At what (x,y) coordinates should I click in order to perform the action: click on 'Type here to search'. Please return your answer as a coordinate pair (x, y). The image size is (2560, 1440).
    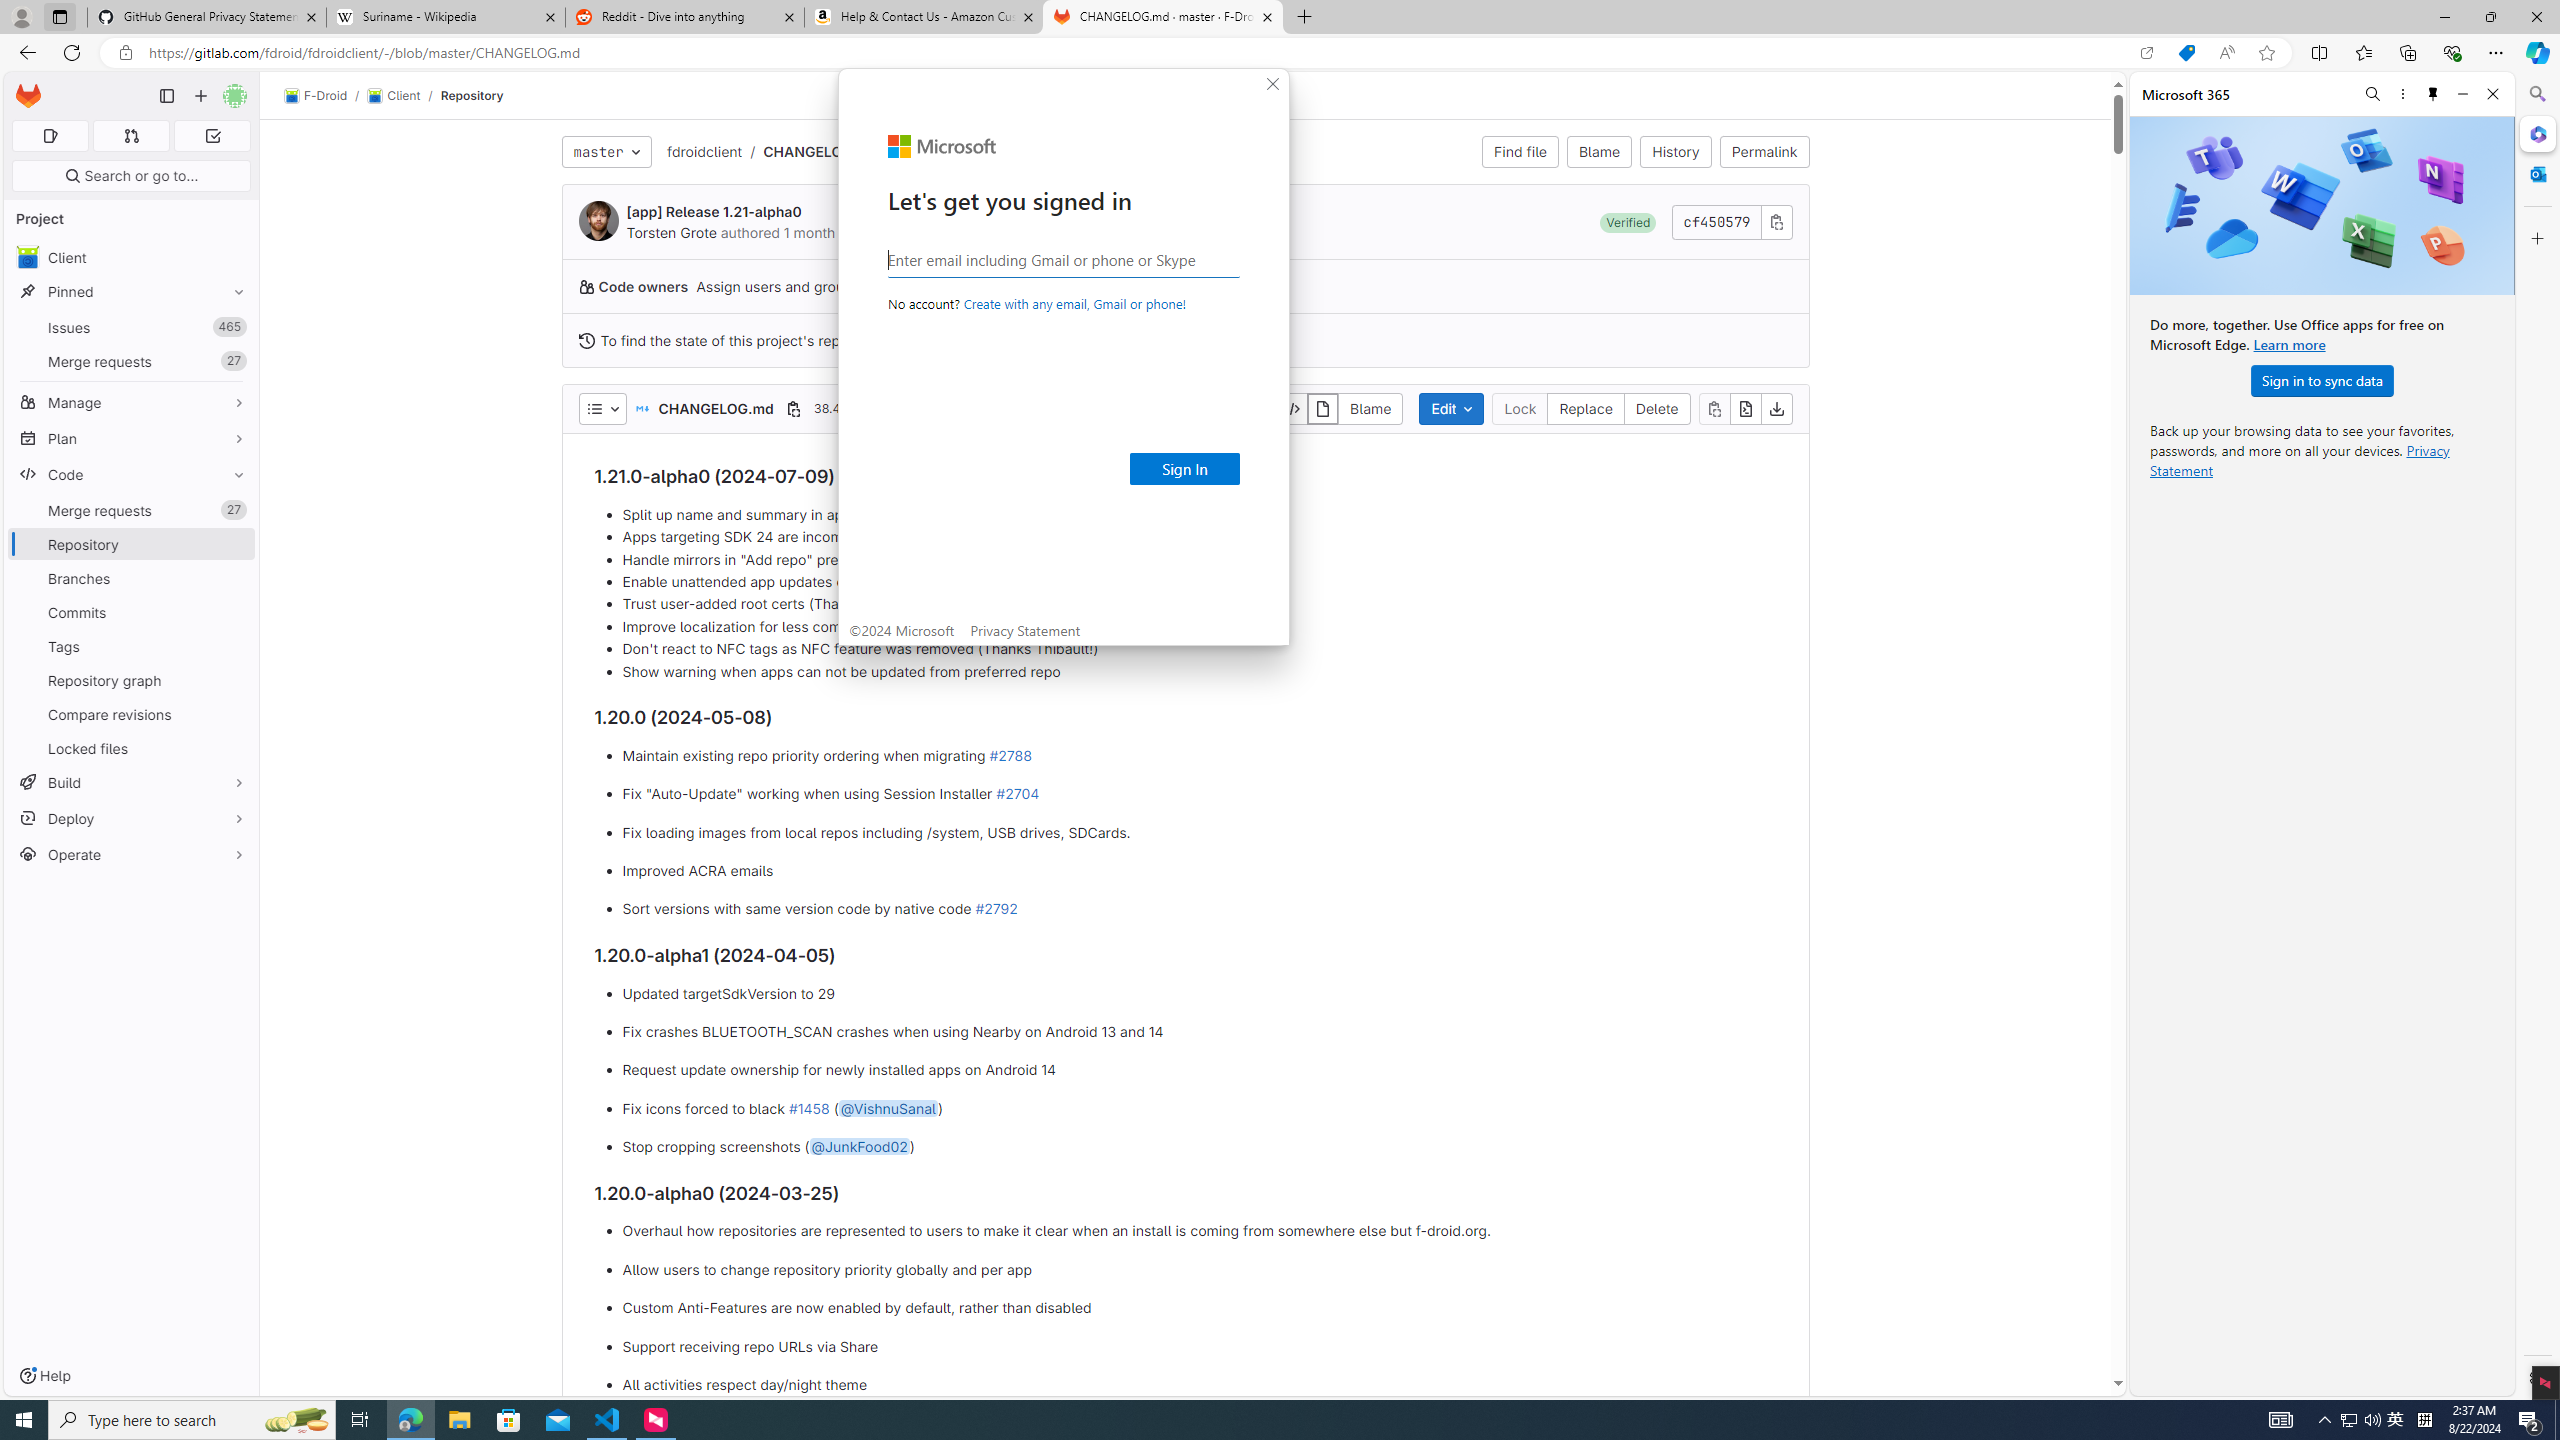
    Looking at the image, I should click on (191, 1418).